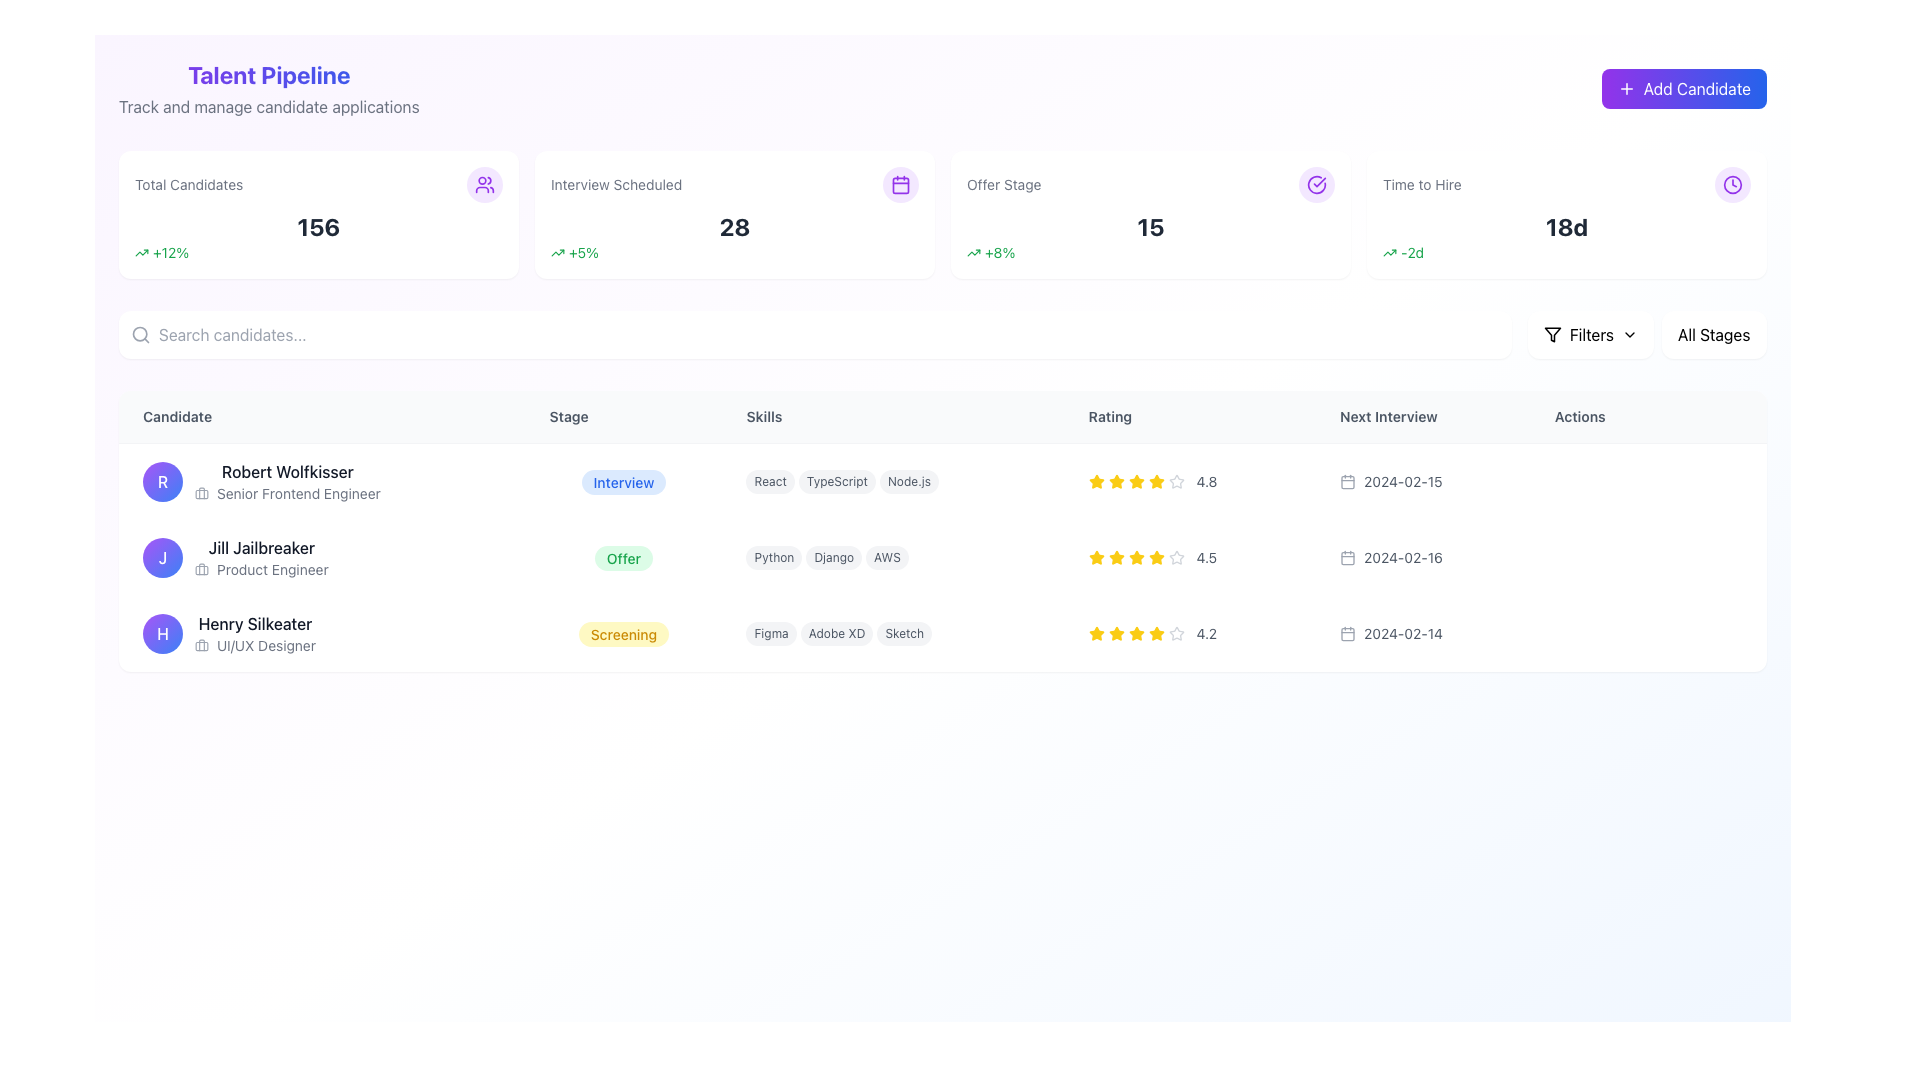  I want to click on the label element with the text 'Screening' located in the 'Stage' column for 'Henry Silkeater' in the candidates' table, which has a rounded shape and a light yellow background, so click(623, 634).